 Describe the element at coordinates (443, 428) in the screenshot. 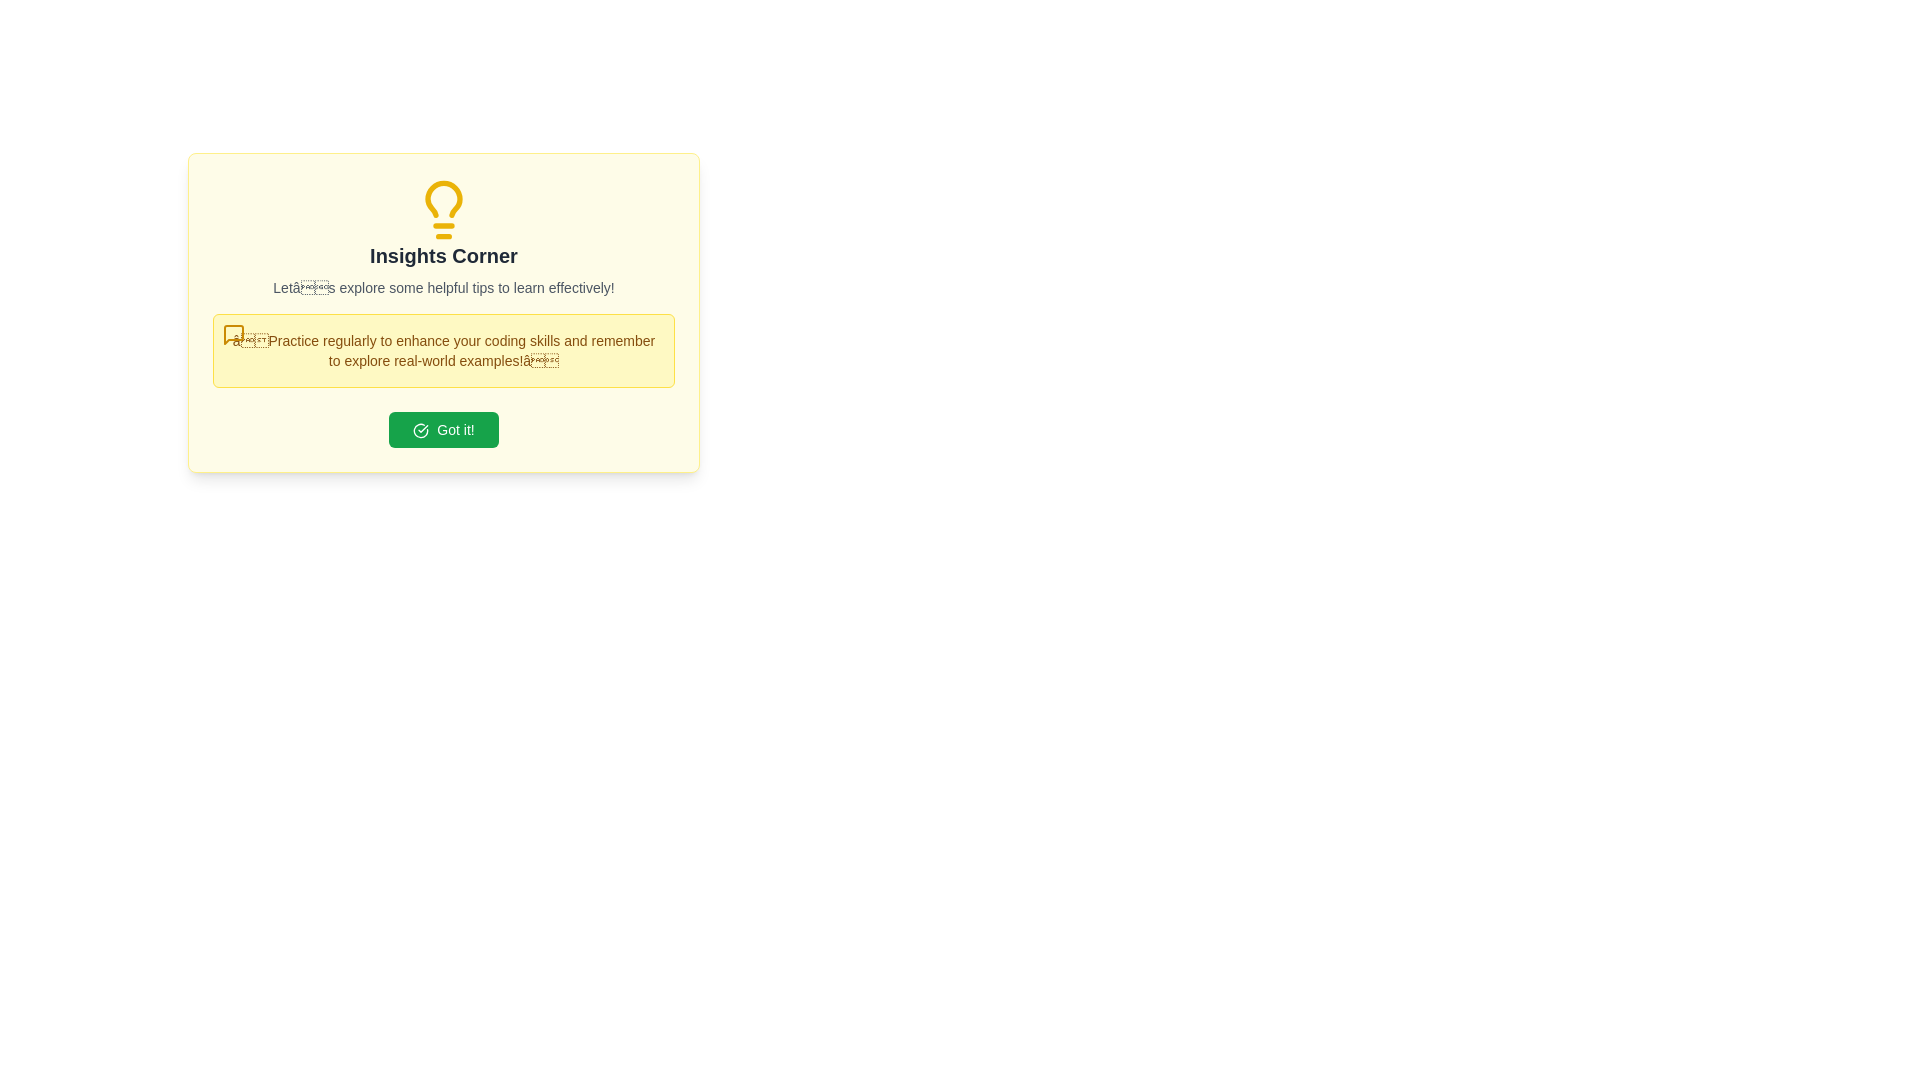

I see `the 'Got it!' button with a green background and checkmark icon` at that location.